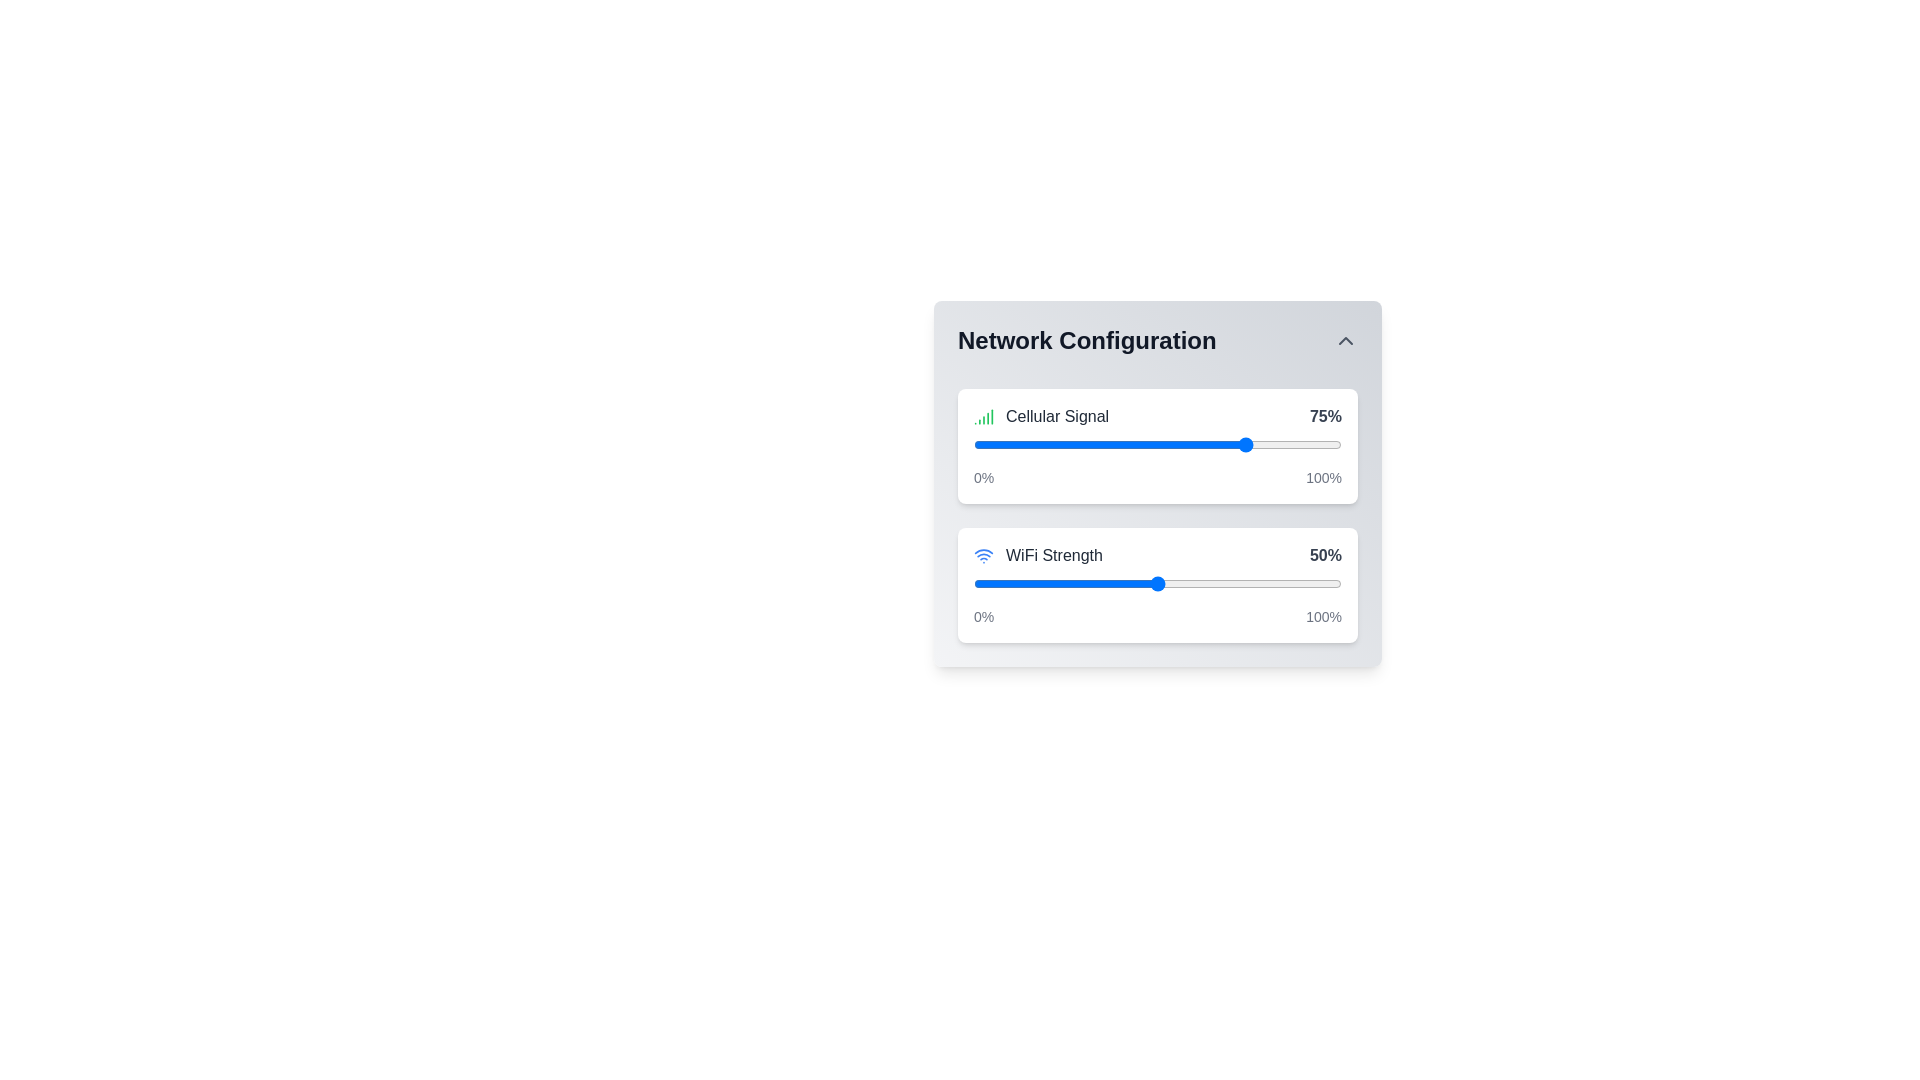 The height and width of the screenshot is (1080, 1920). What do you see at coordinates (1157, 507) in the screenshot?
I see `the composite panel containing sliders and labels for network attributes in the 'Network Configuration' section` at bounding box center [1157, 507].